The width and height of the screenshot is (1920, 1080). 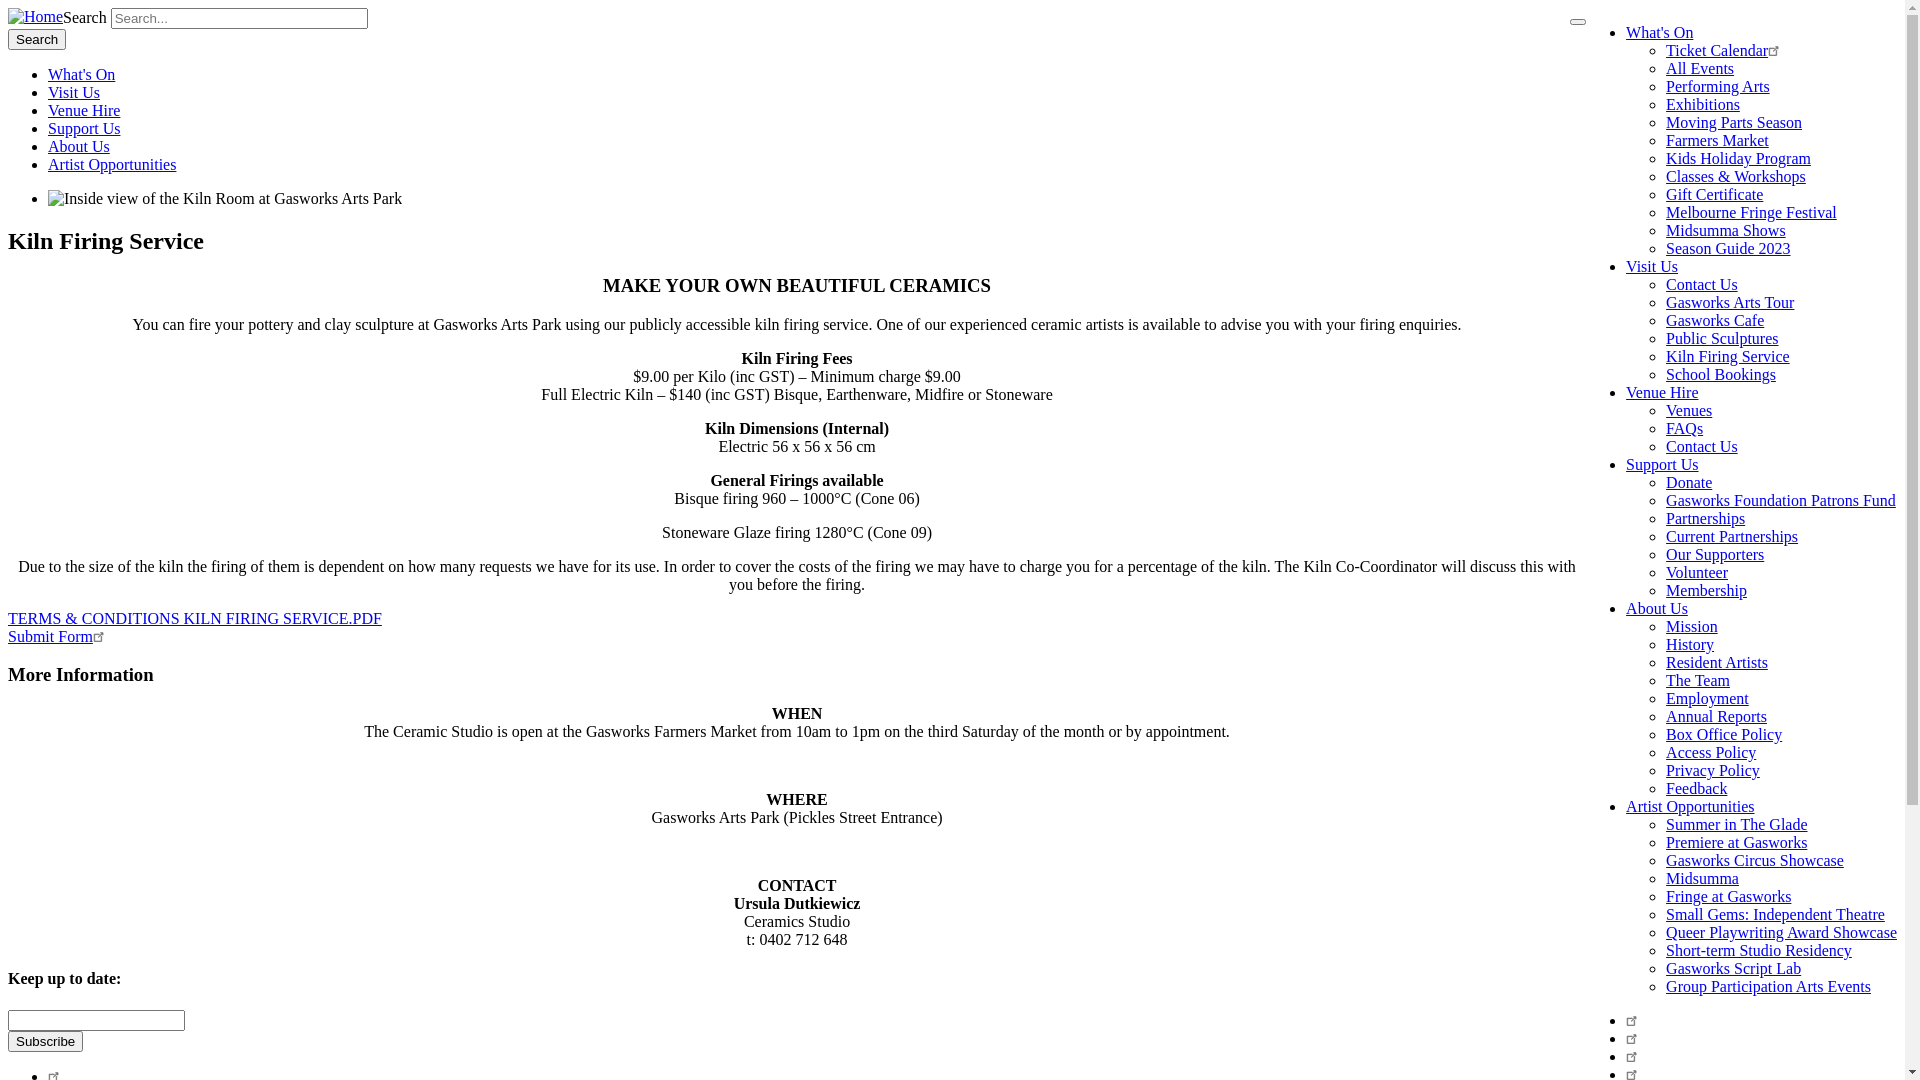 What do you see at coordinates (1698, 67) in the screenshot?
I see `'All Events'` at bounding box center [1698, 67].